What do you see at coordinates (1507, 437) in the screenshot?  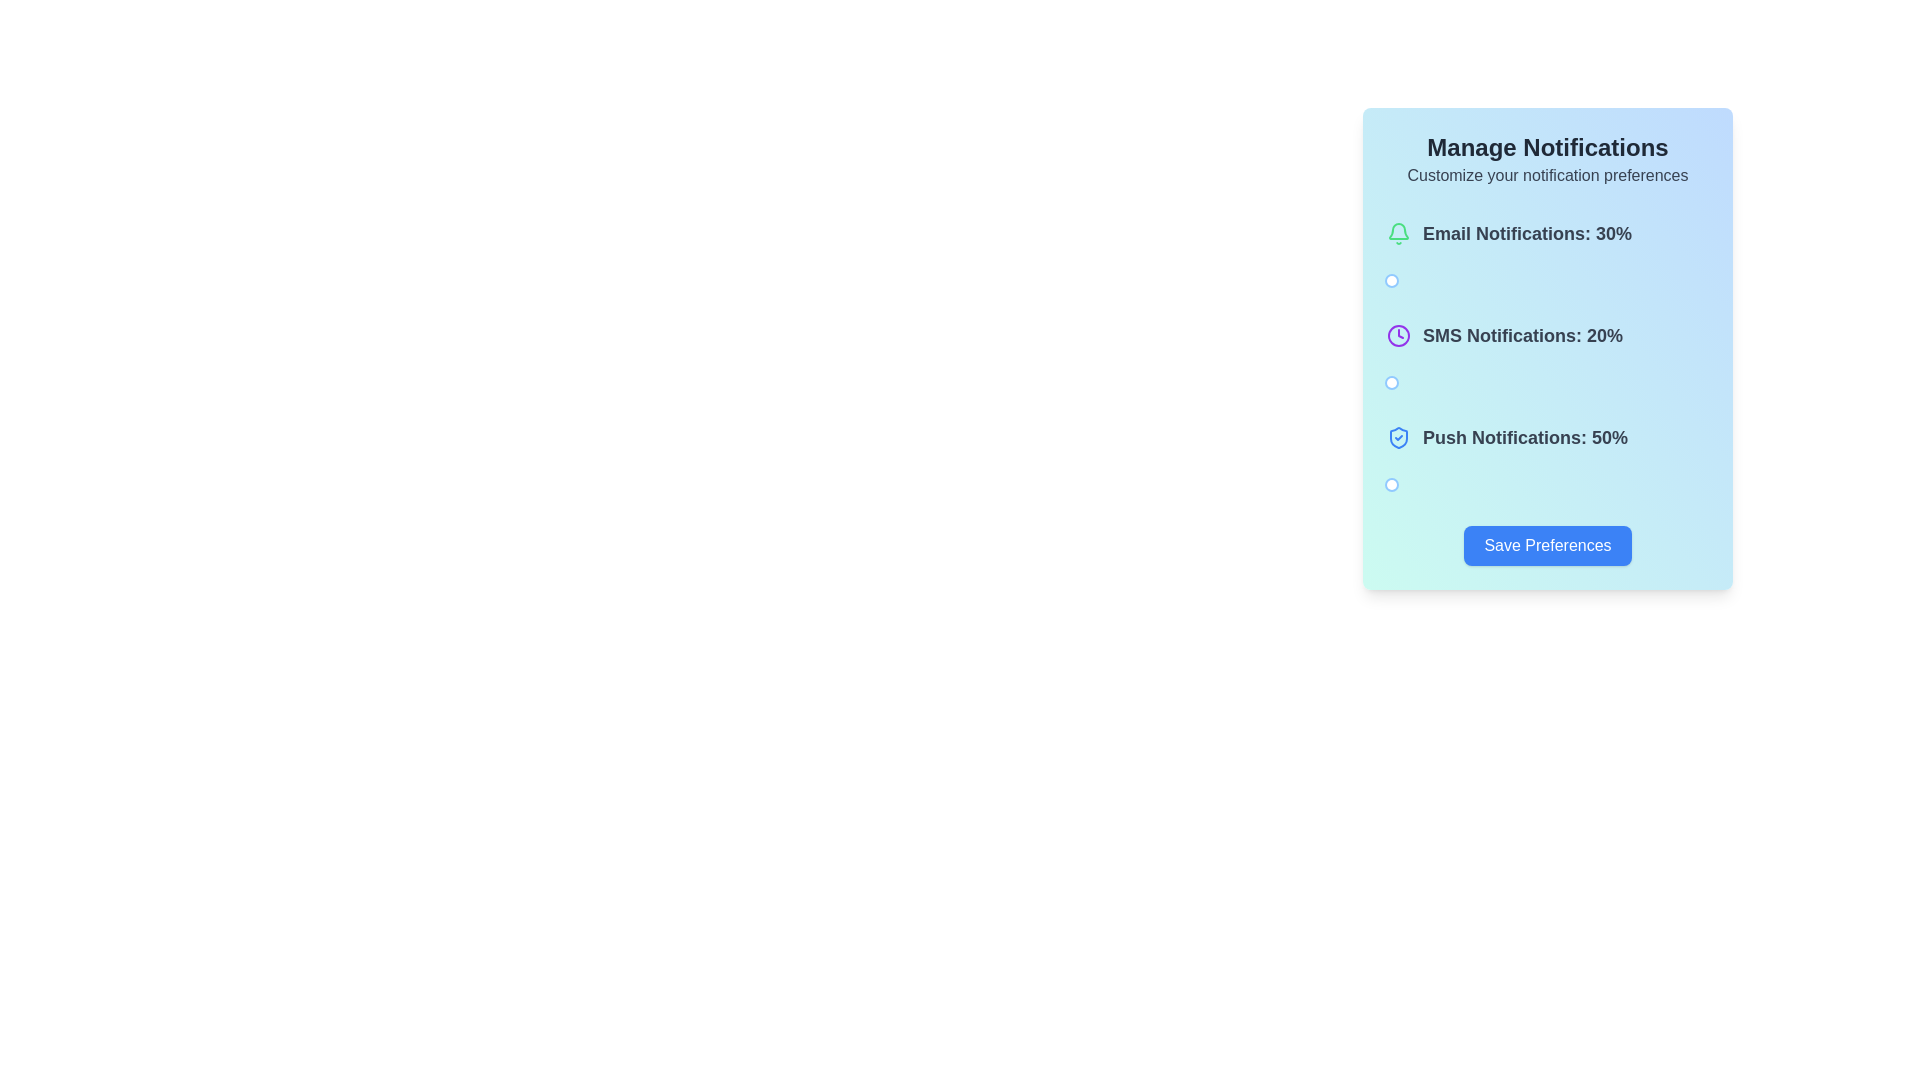 I see `the Text Label with Icon that indicates the current percentage setting for push notifications, located below 'Email Notifications: 30%' and 'SMS Notifications: 20%' in the 'Manage Notifications' section` at bounding box center [1507, 437].